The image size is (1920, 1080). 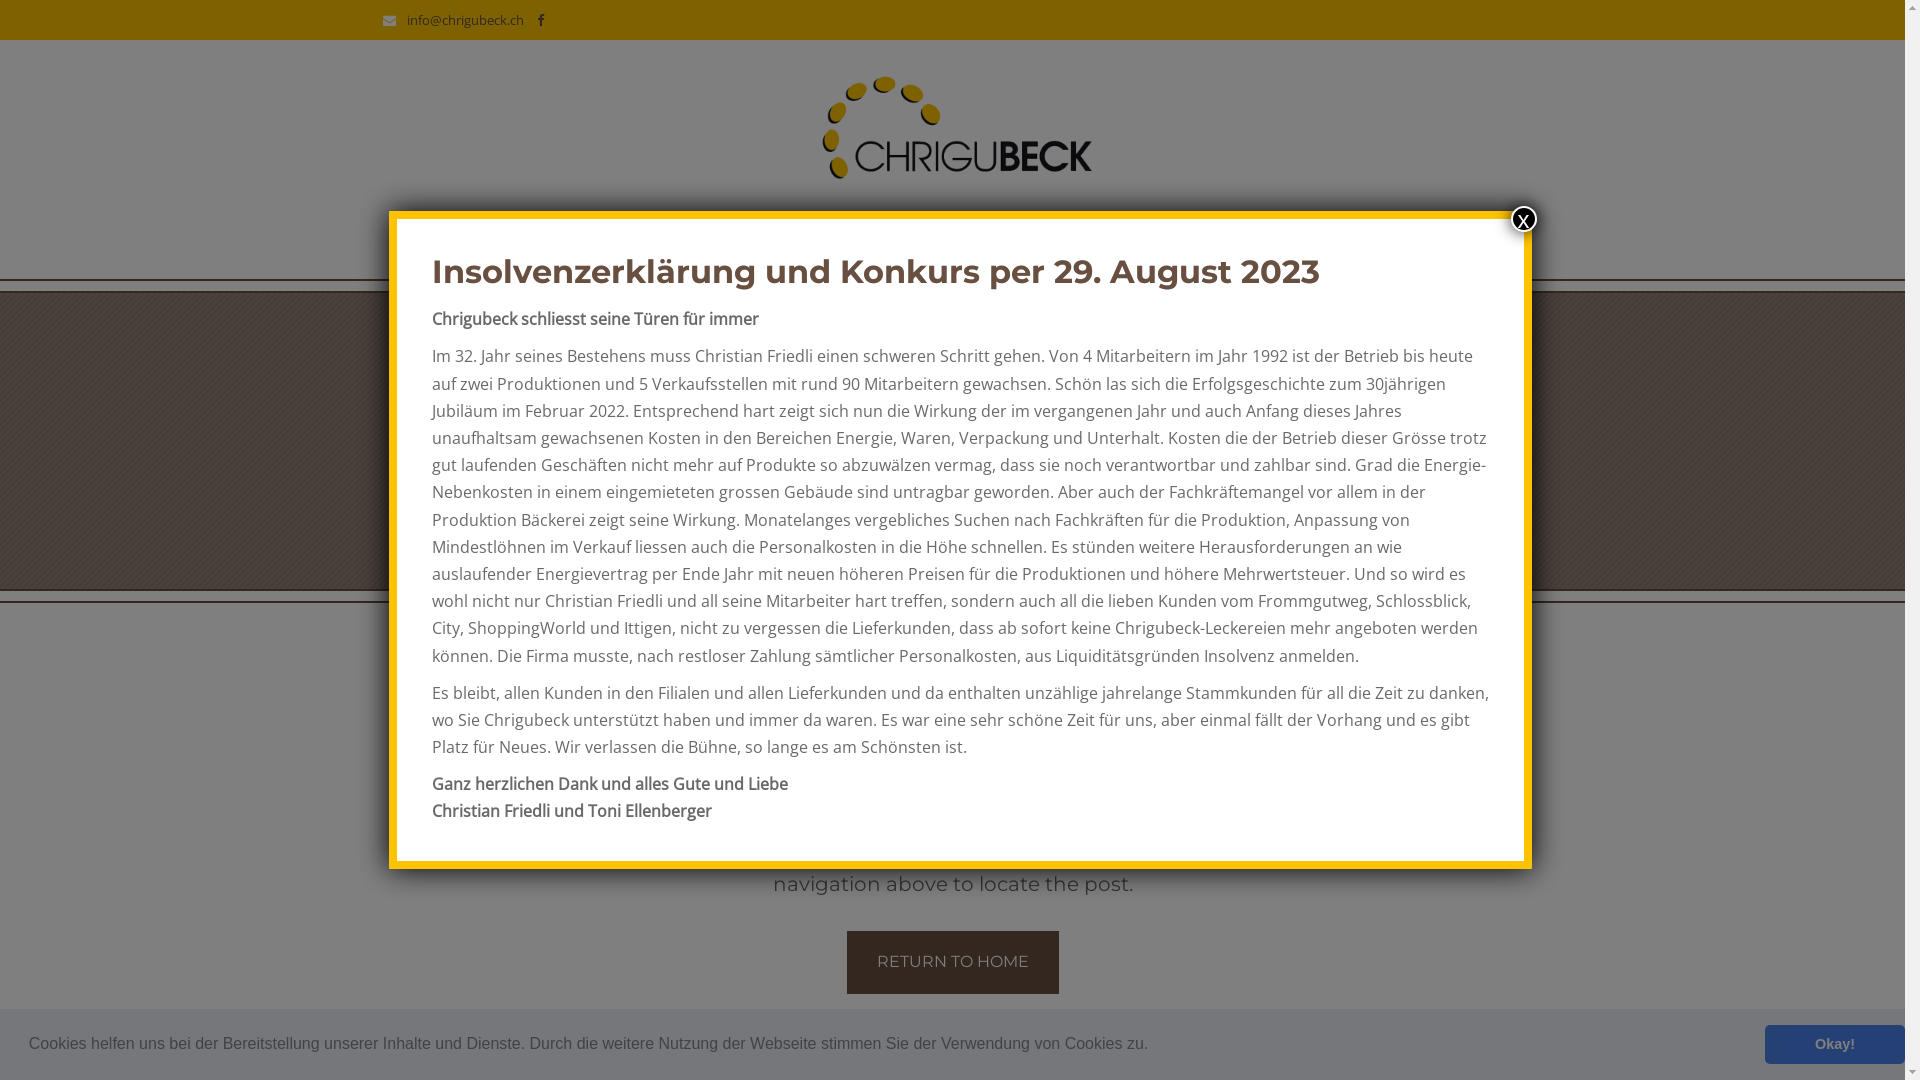 What do you see at coordinates (1834, 1043) in the screenshot?
I see `'Okay!'` at bounding box center [1834, 1043].